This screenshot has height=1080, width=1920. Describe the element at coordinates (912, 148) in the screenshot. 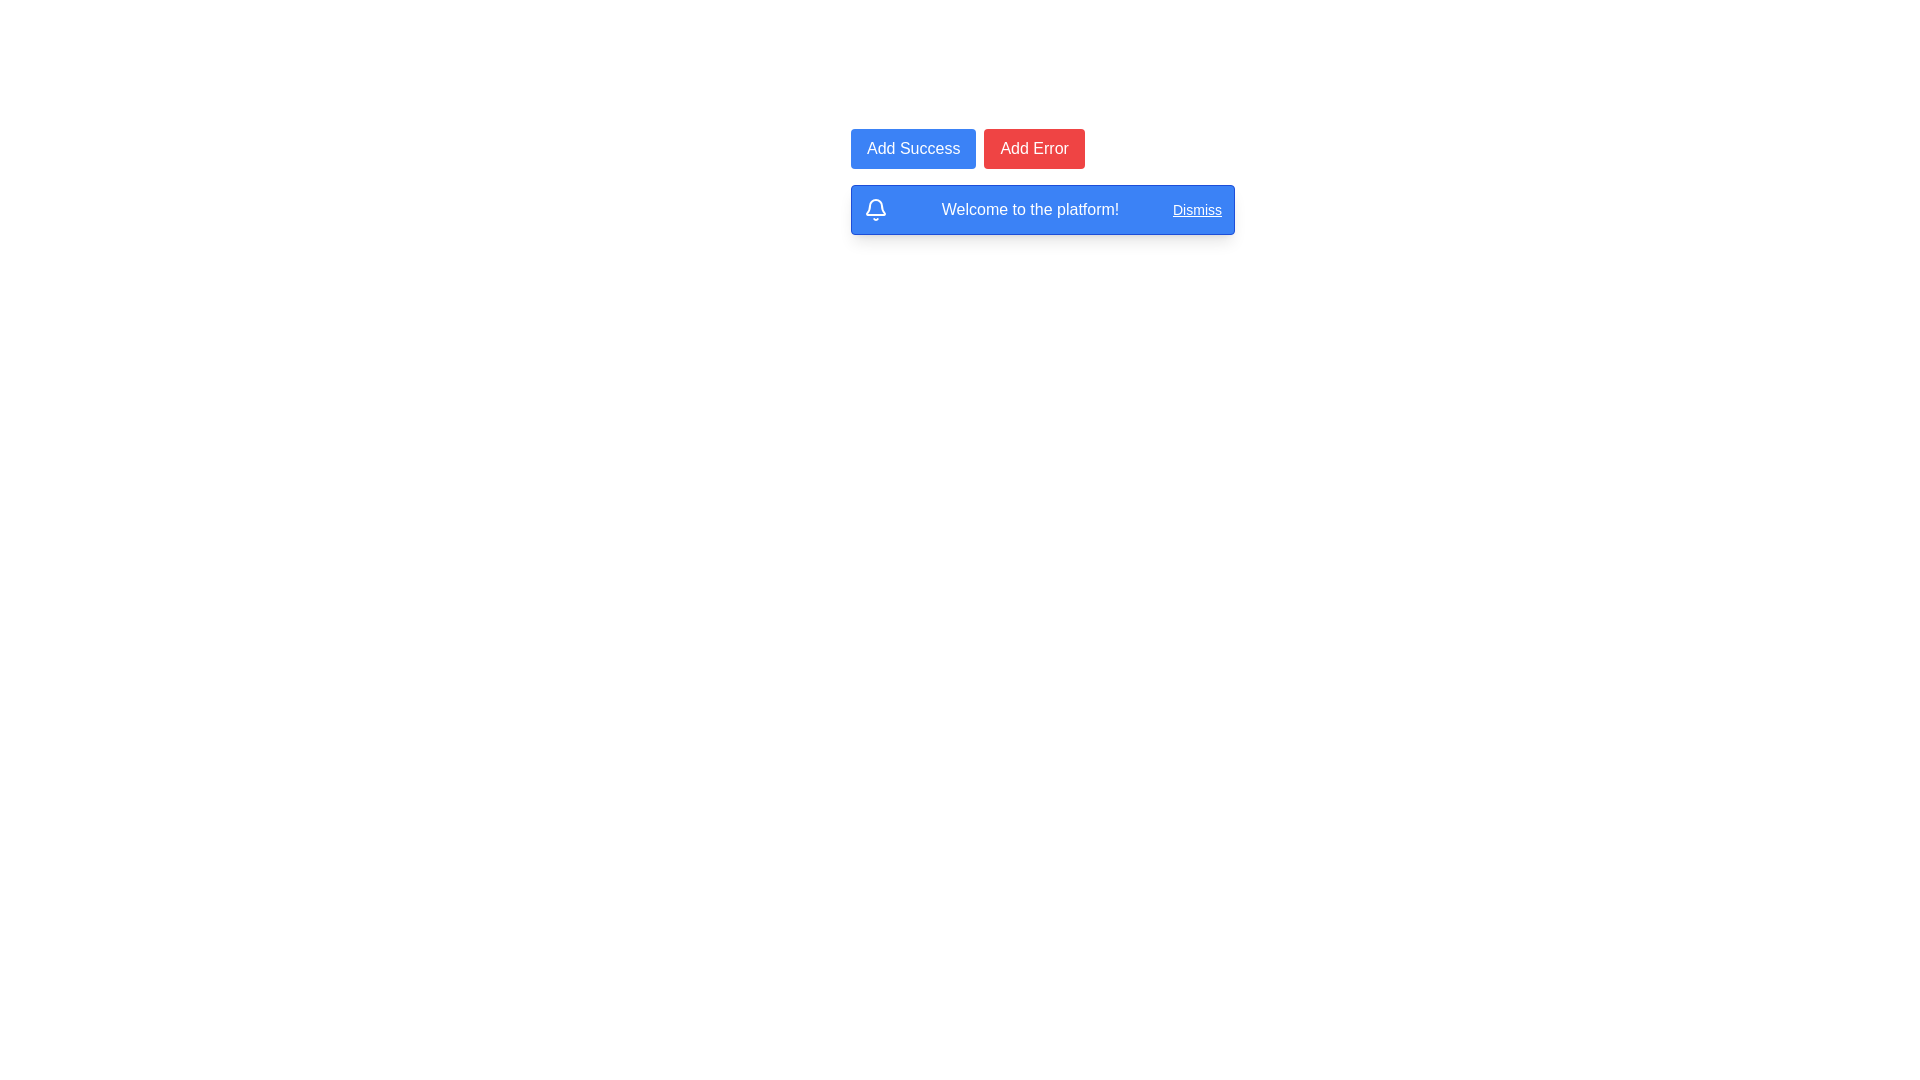

I see `the first button in a horizontal group of two buttons located near the top center of the interface` at that location.